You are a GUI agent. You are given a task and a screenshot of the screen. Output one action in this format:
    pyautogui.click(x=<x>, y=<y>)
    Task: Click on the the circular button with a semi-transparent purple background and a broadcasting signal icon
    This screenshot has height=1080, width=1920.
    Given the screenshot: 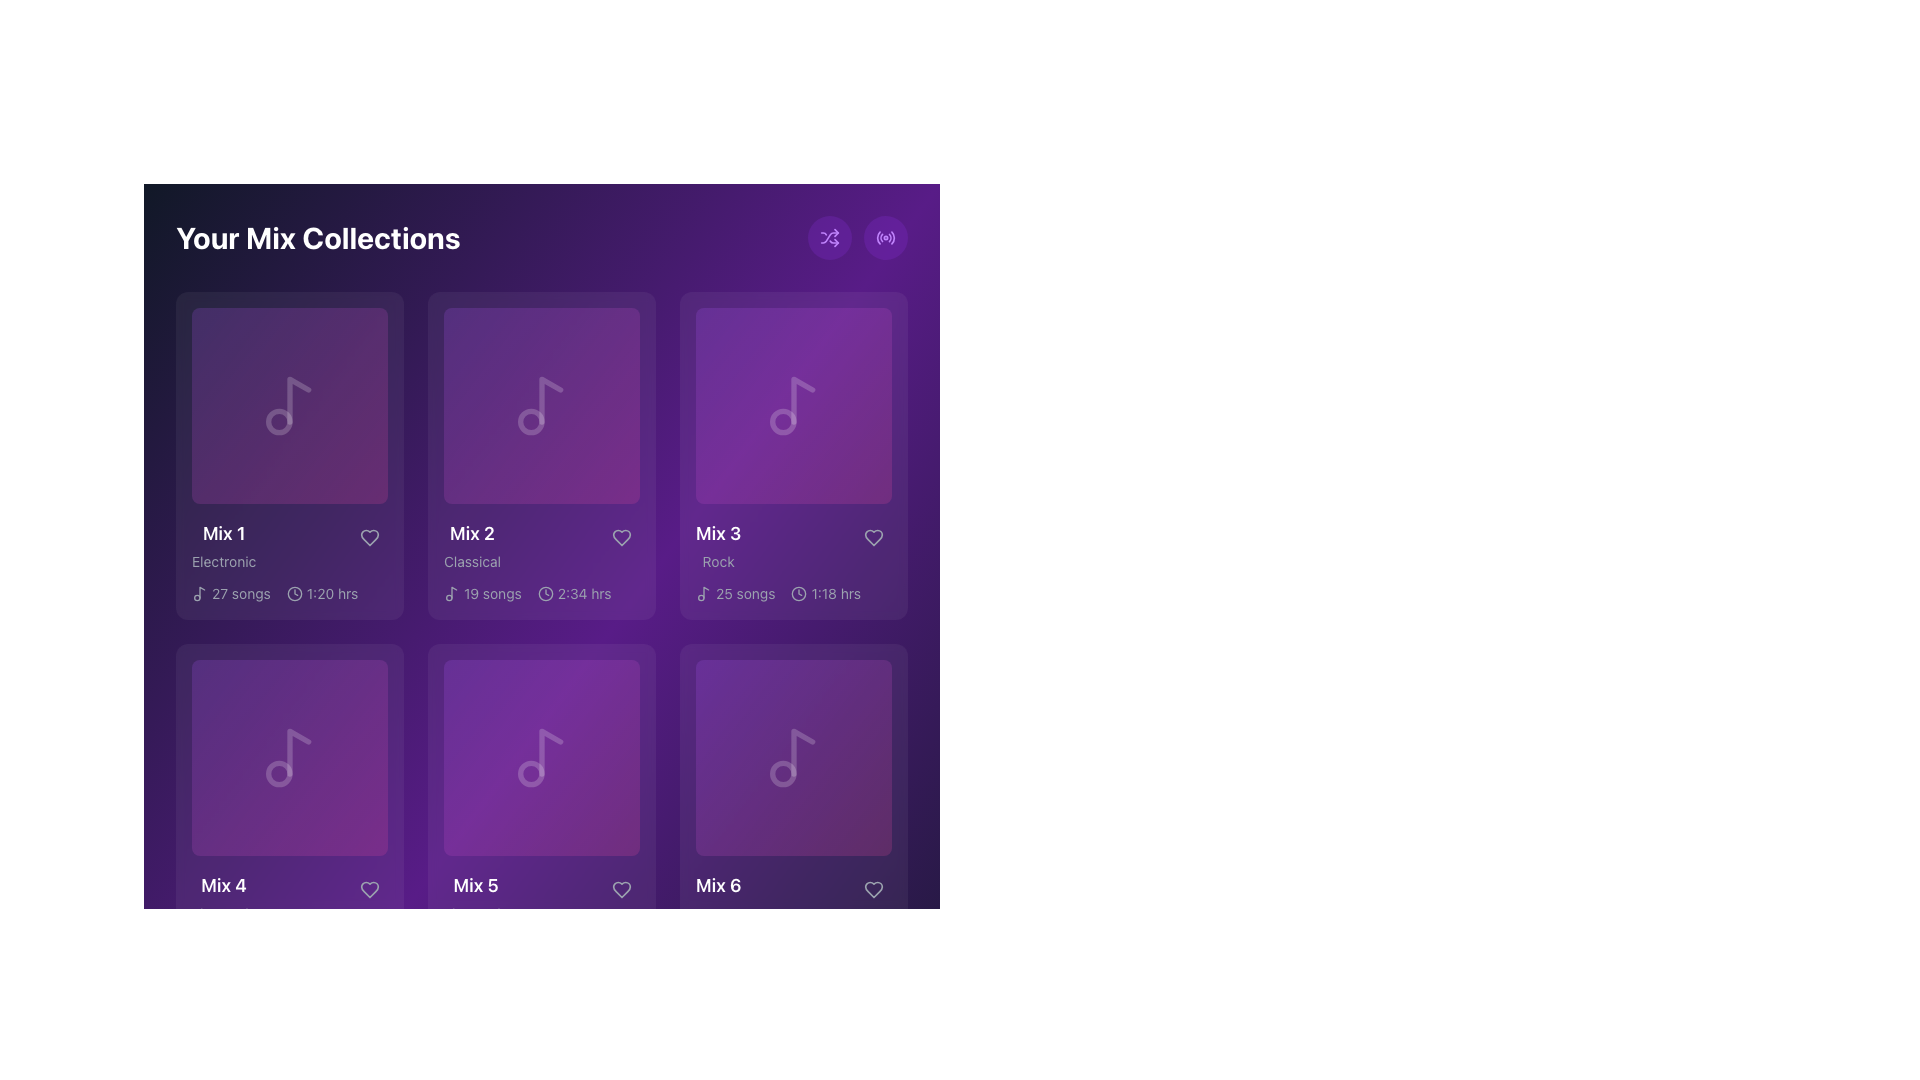 What is the action you would take?
    pyautogui.click(x=885, y=237)
    